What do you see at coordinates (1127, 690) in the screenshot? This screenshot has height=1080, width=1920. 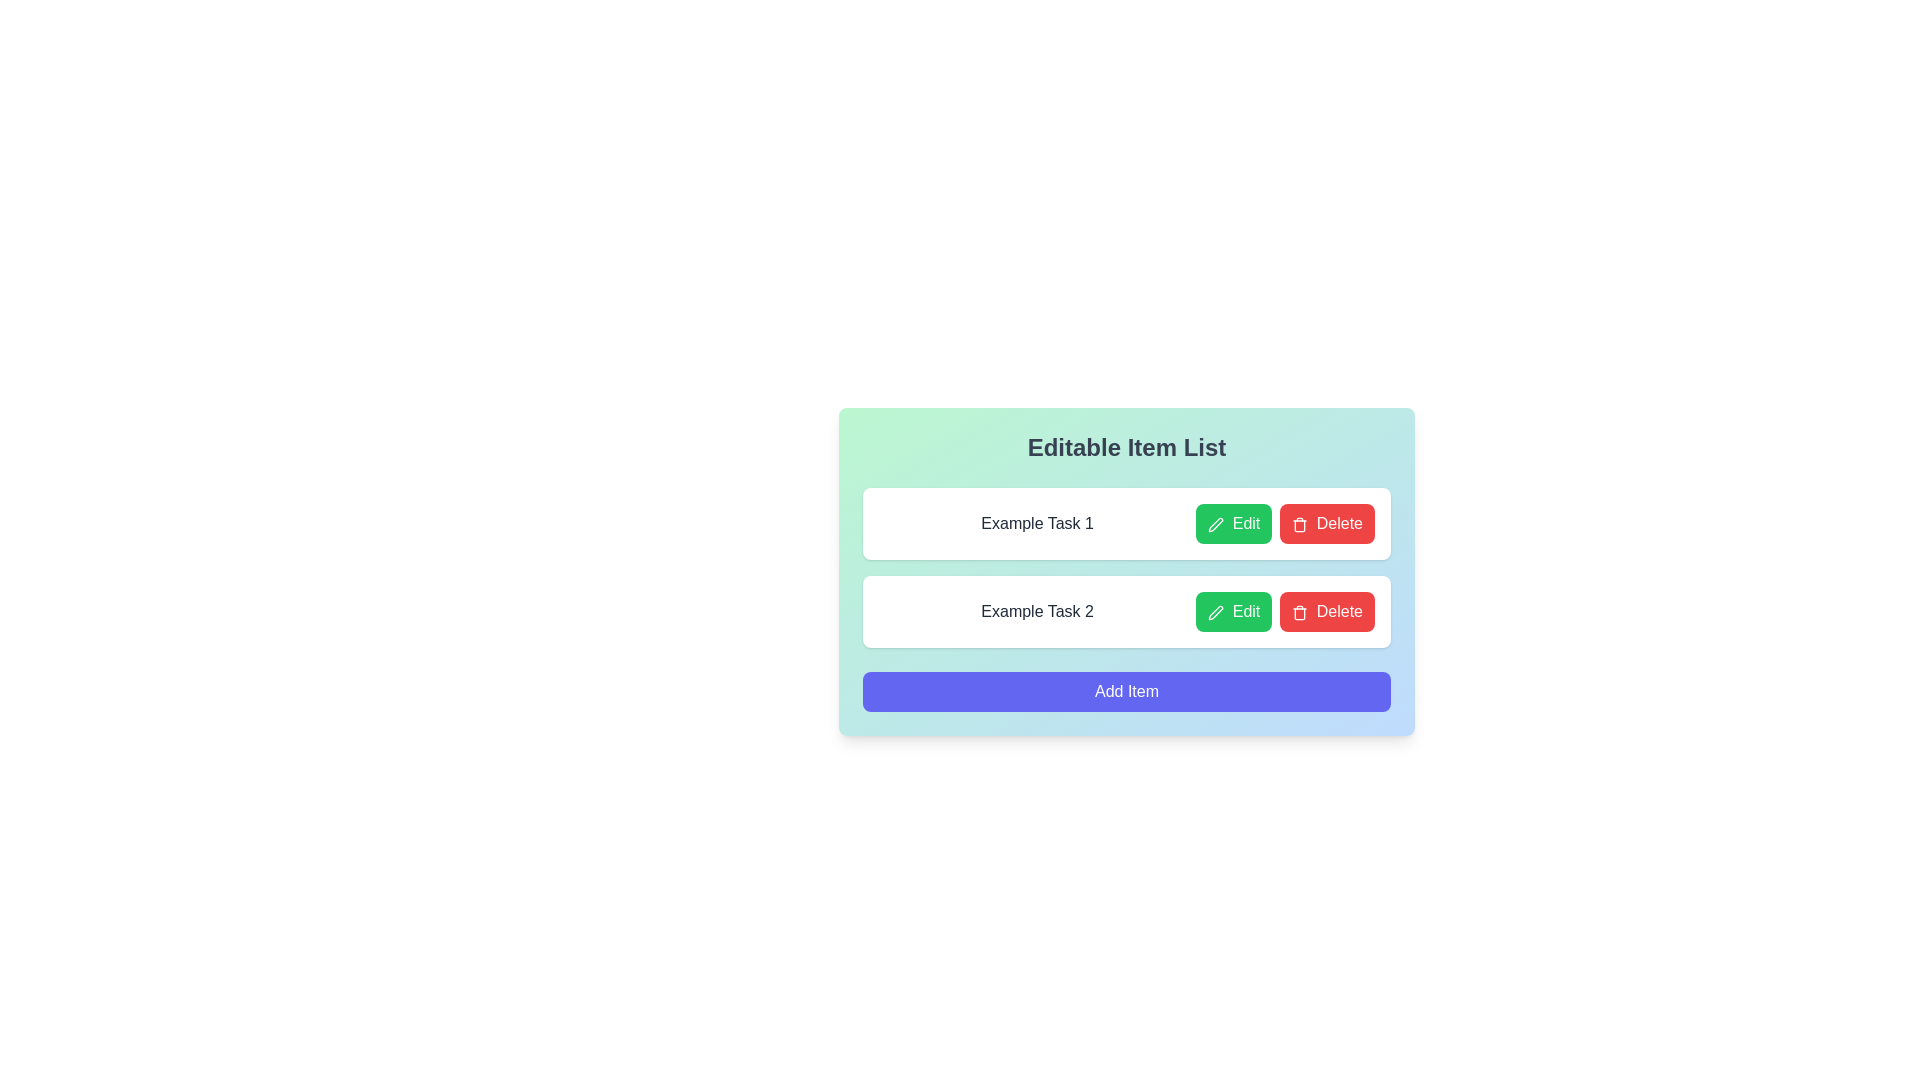 I see `the 'Add Item' button with a bold purple background and white text located at the bottom of the 'Editable Item List' card interface` at bounding box center [1127, 690].